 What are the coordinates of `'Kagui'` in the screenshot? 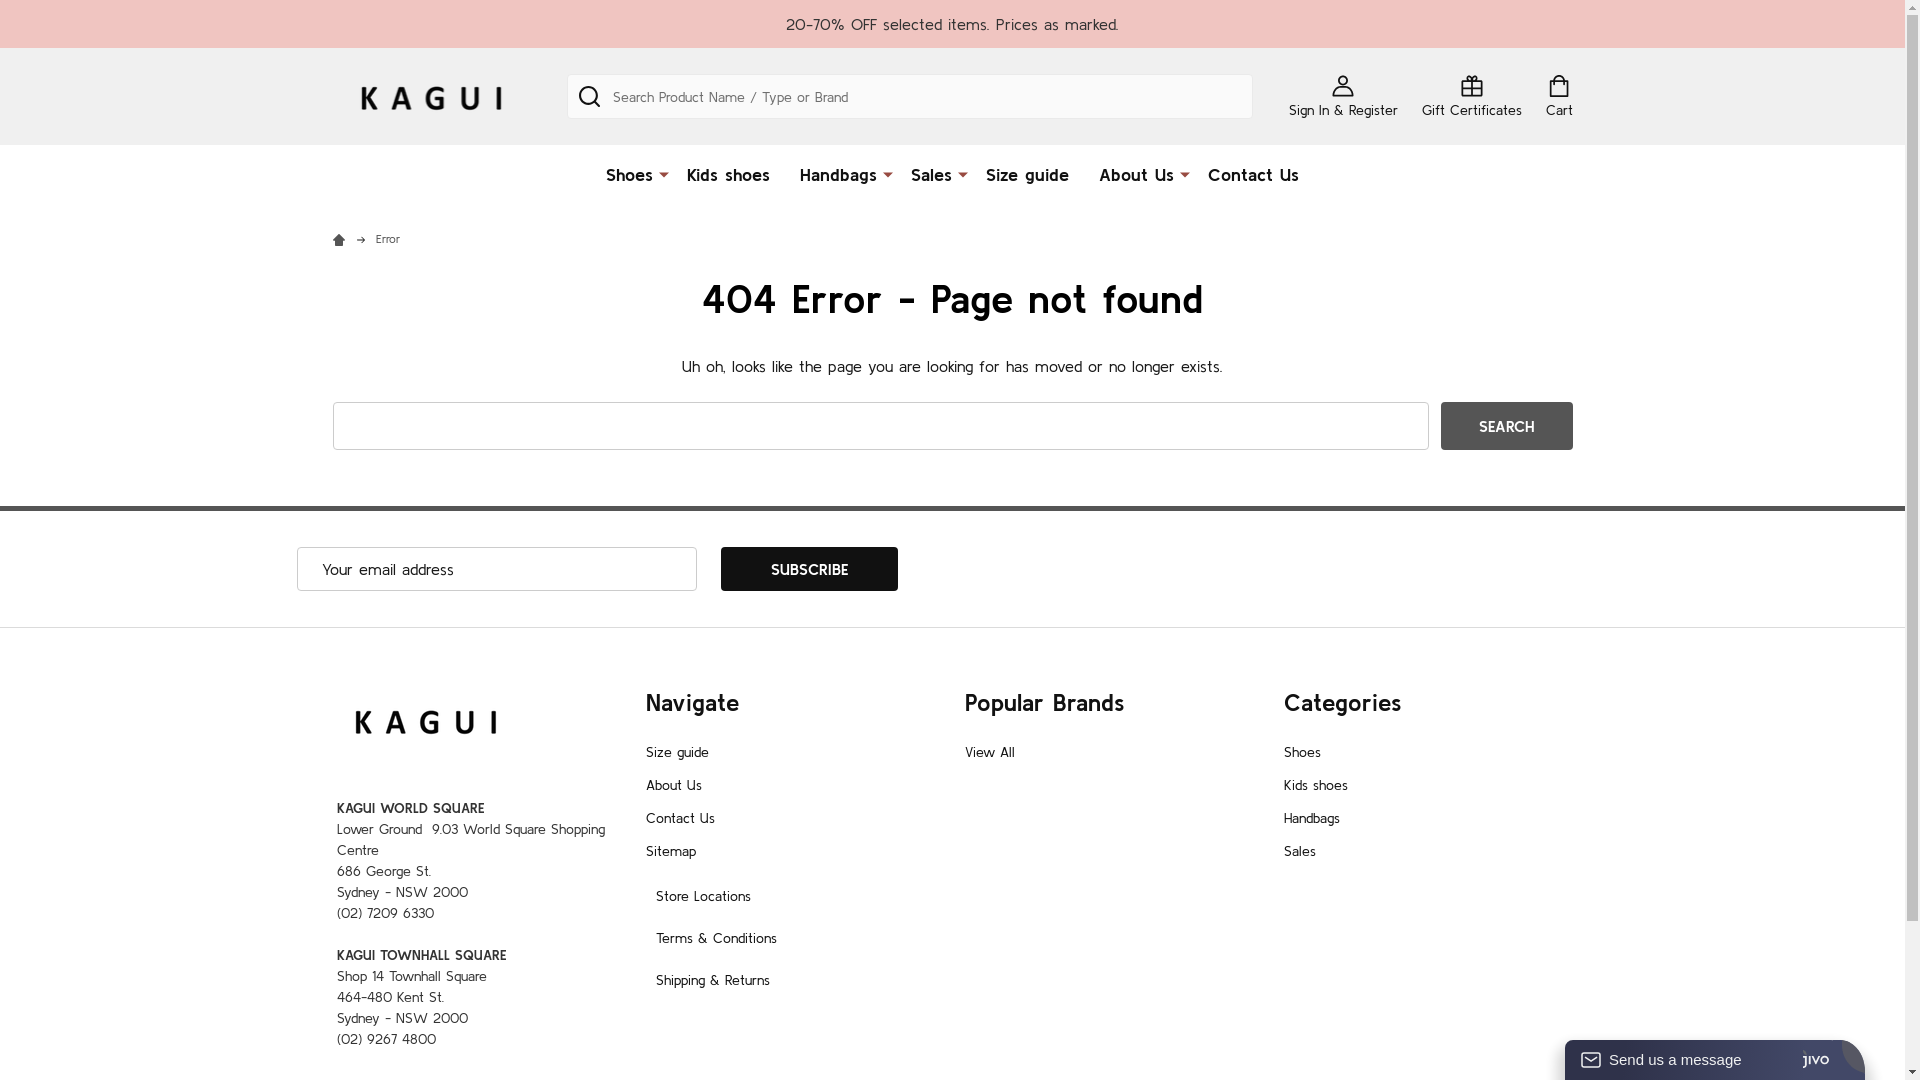 It's located at (428, 96).